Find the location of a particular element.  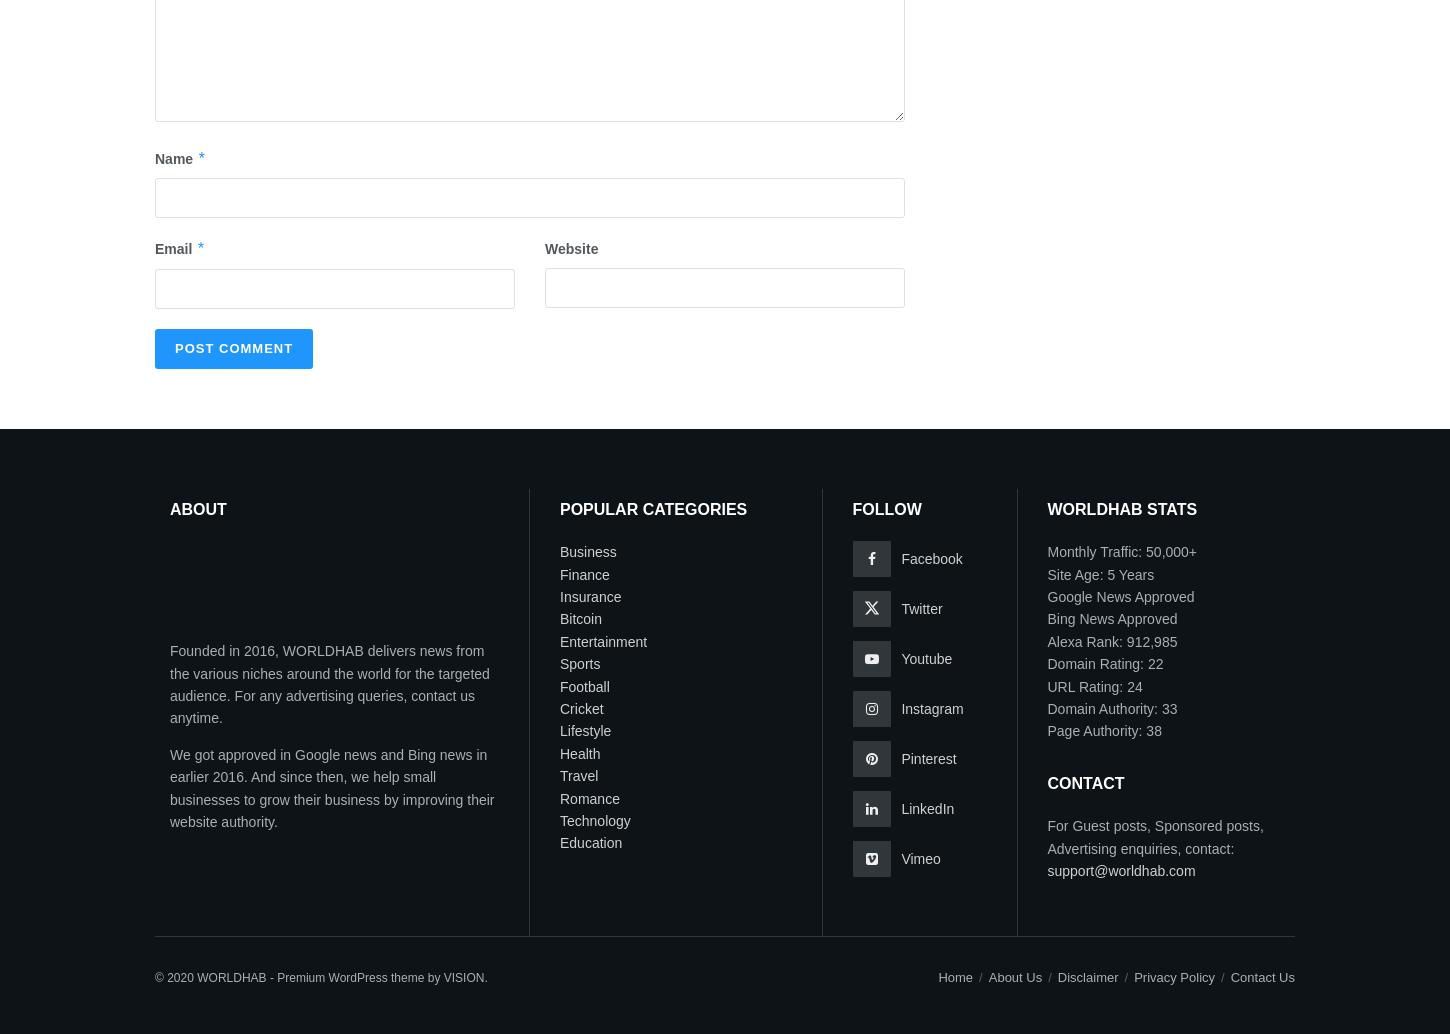

'Vimeo' is located at coordinates (919, 858).